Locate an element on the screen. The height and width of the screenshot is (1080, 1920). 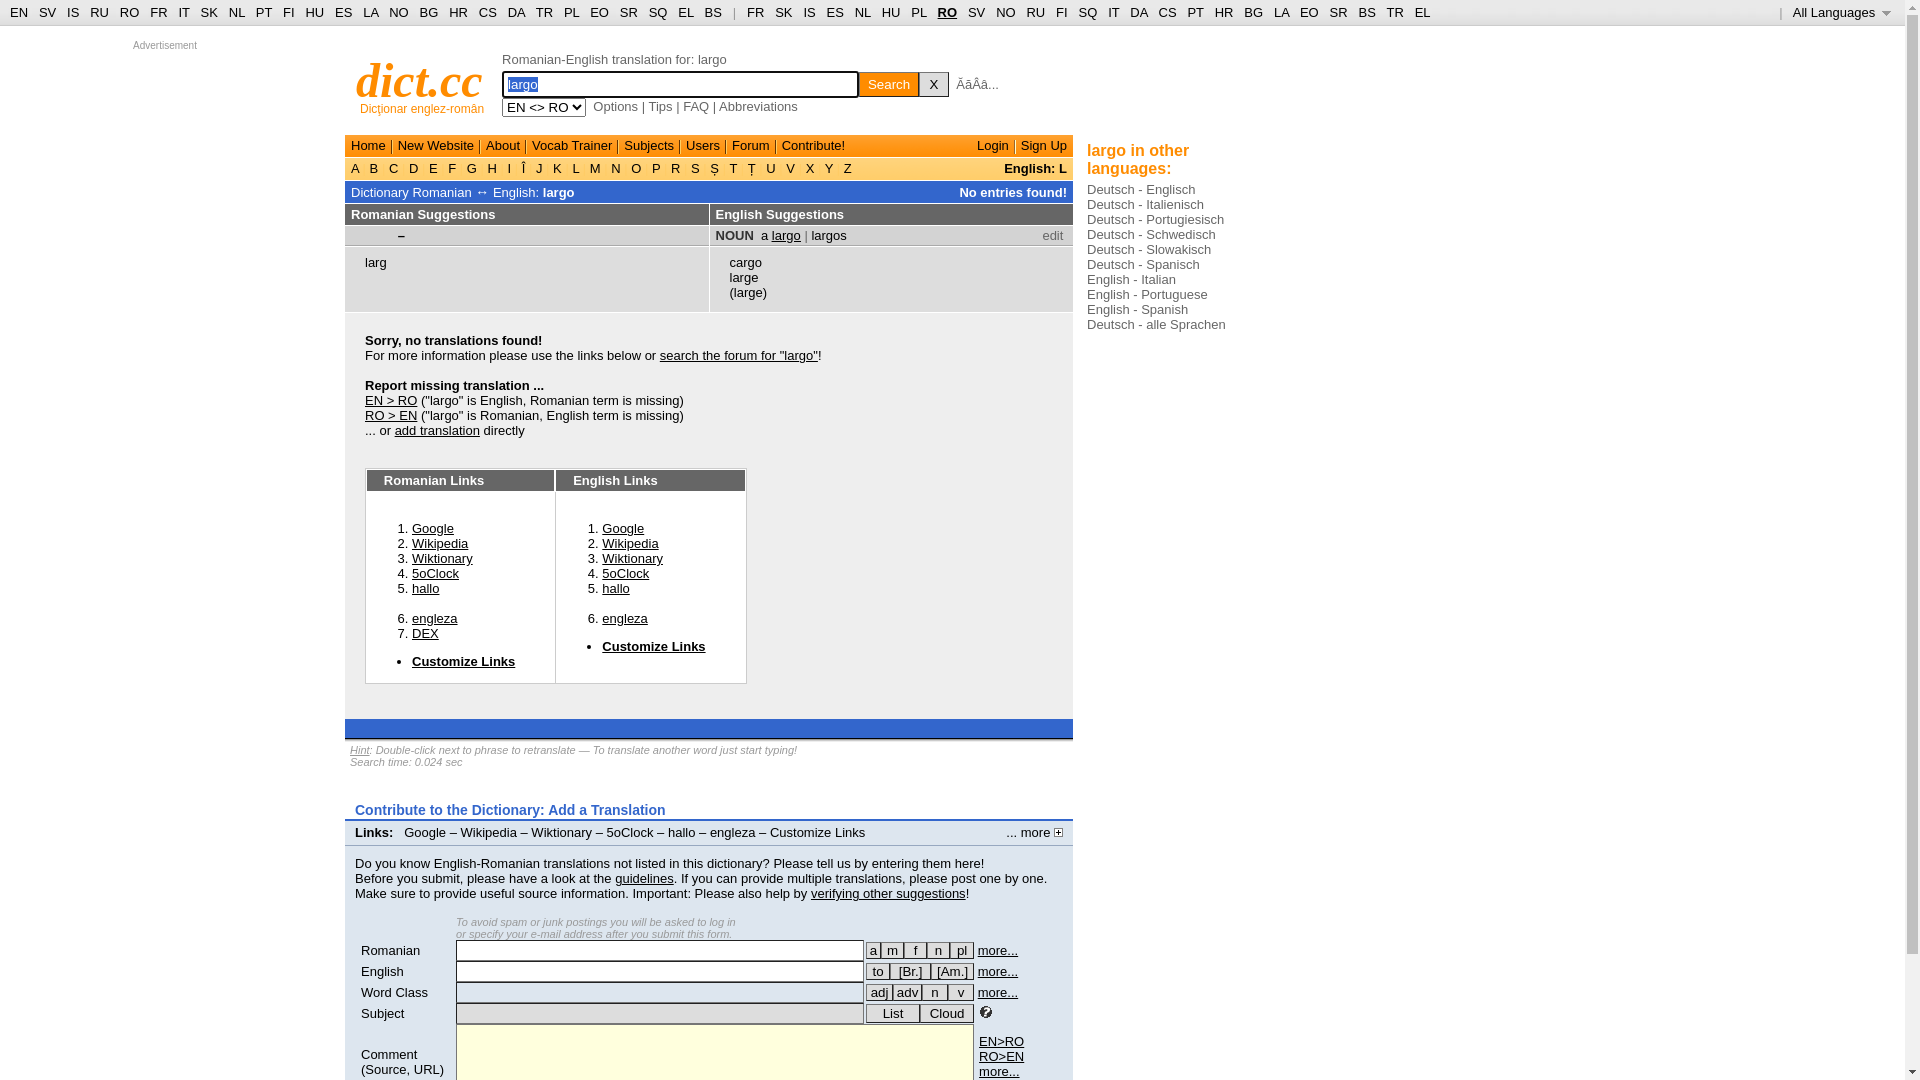
'search the forum for "largo"' is located at coordinates (738, 354).